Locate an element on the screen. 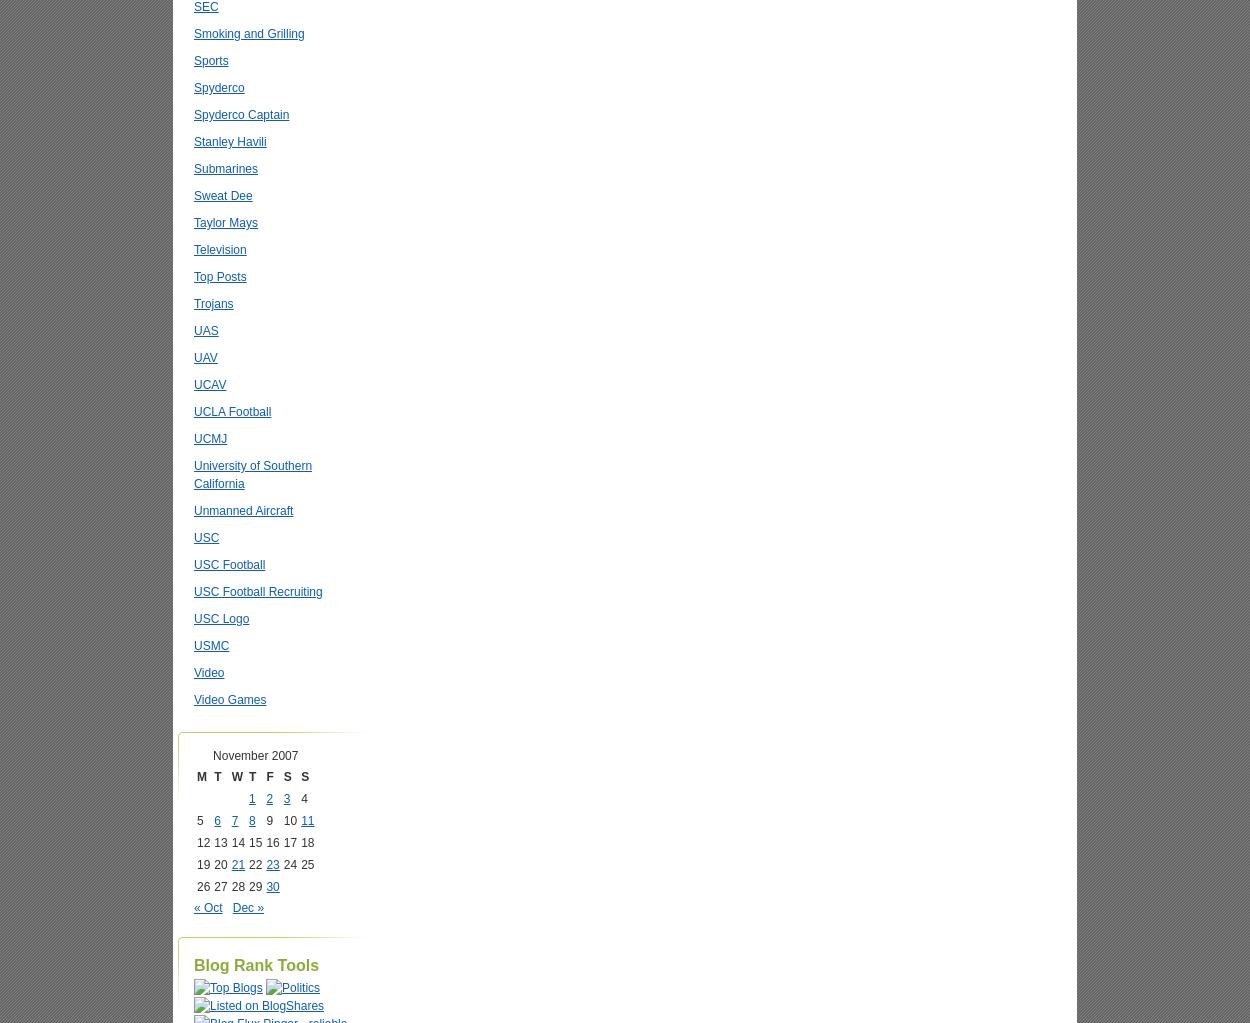 The width and height of the screenshot is (1250, 1023). '7' is located at coordinates (233, 820).